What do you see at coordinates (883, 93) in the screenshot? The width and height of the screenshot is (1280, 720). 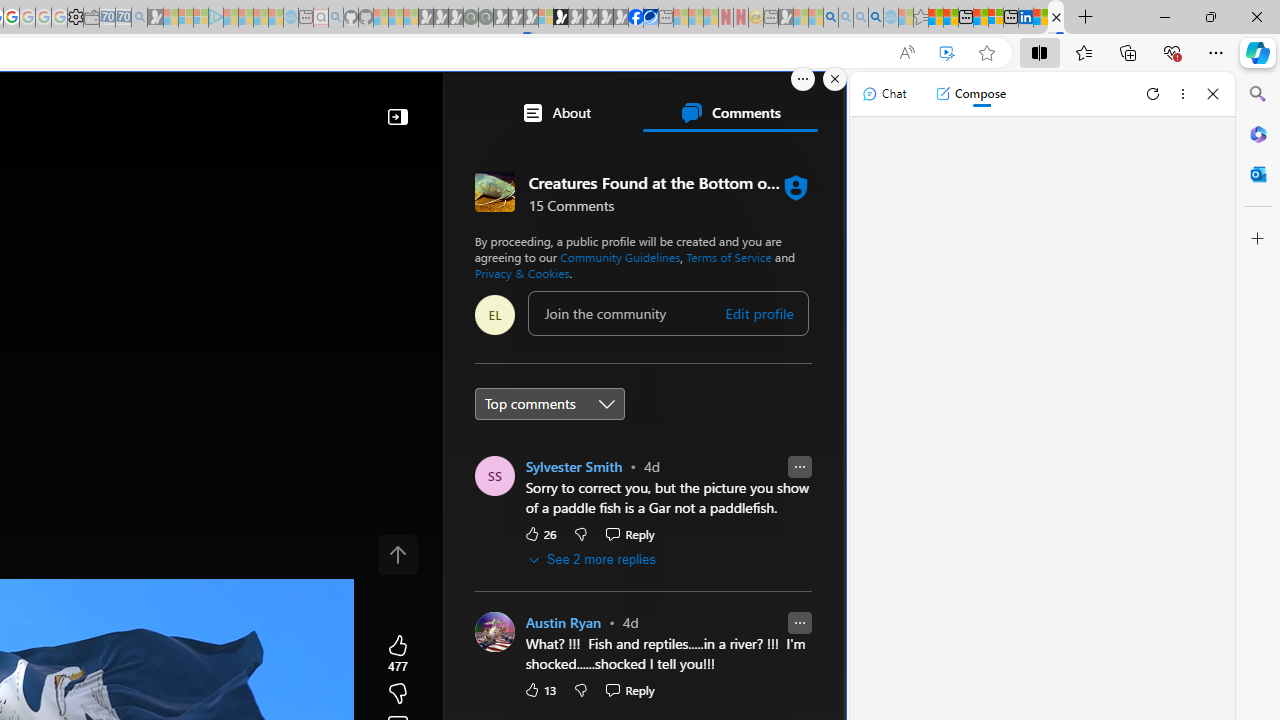 I see `'Chat'` at bounding box center [883, 93].